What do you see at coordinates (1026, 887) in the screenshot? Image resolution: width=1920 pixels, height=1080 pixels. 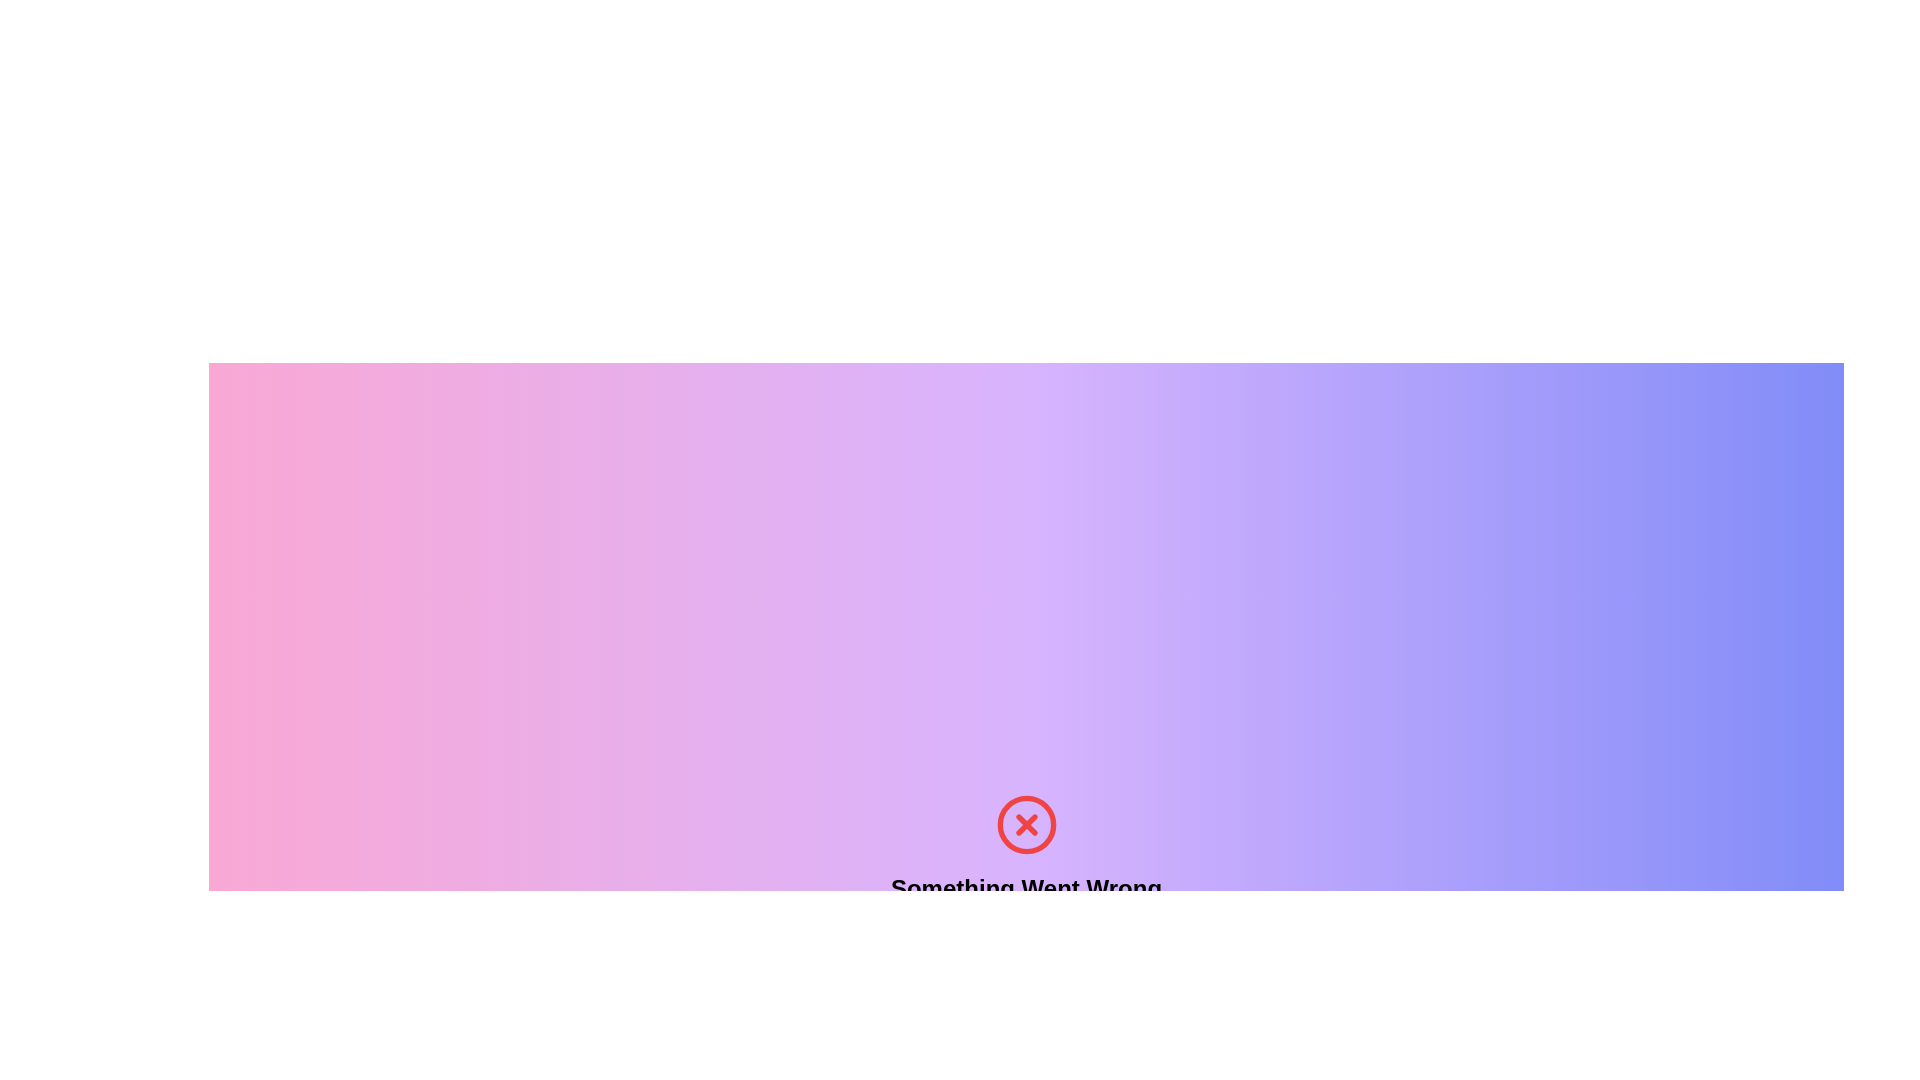 I see `the bold text element displaying 'Something Went Wrong', which is centrally aligned and visually distinct against a gradient background` at bounding box center [1026, 887].